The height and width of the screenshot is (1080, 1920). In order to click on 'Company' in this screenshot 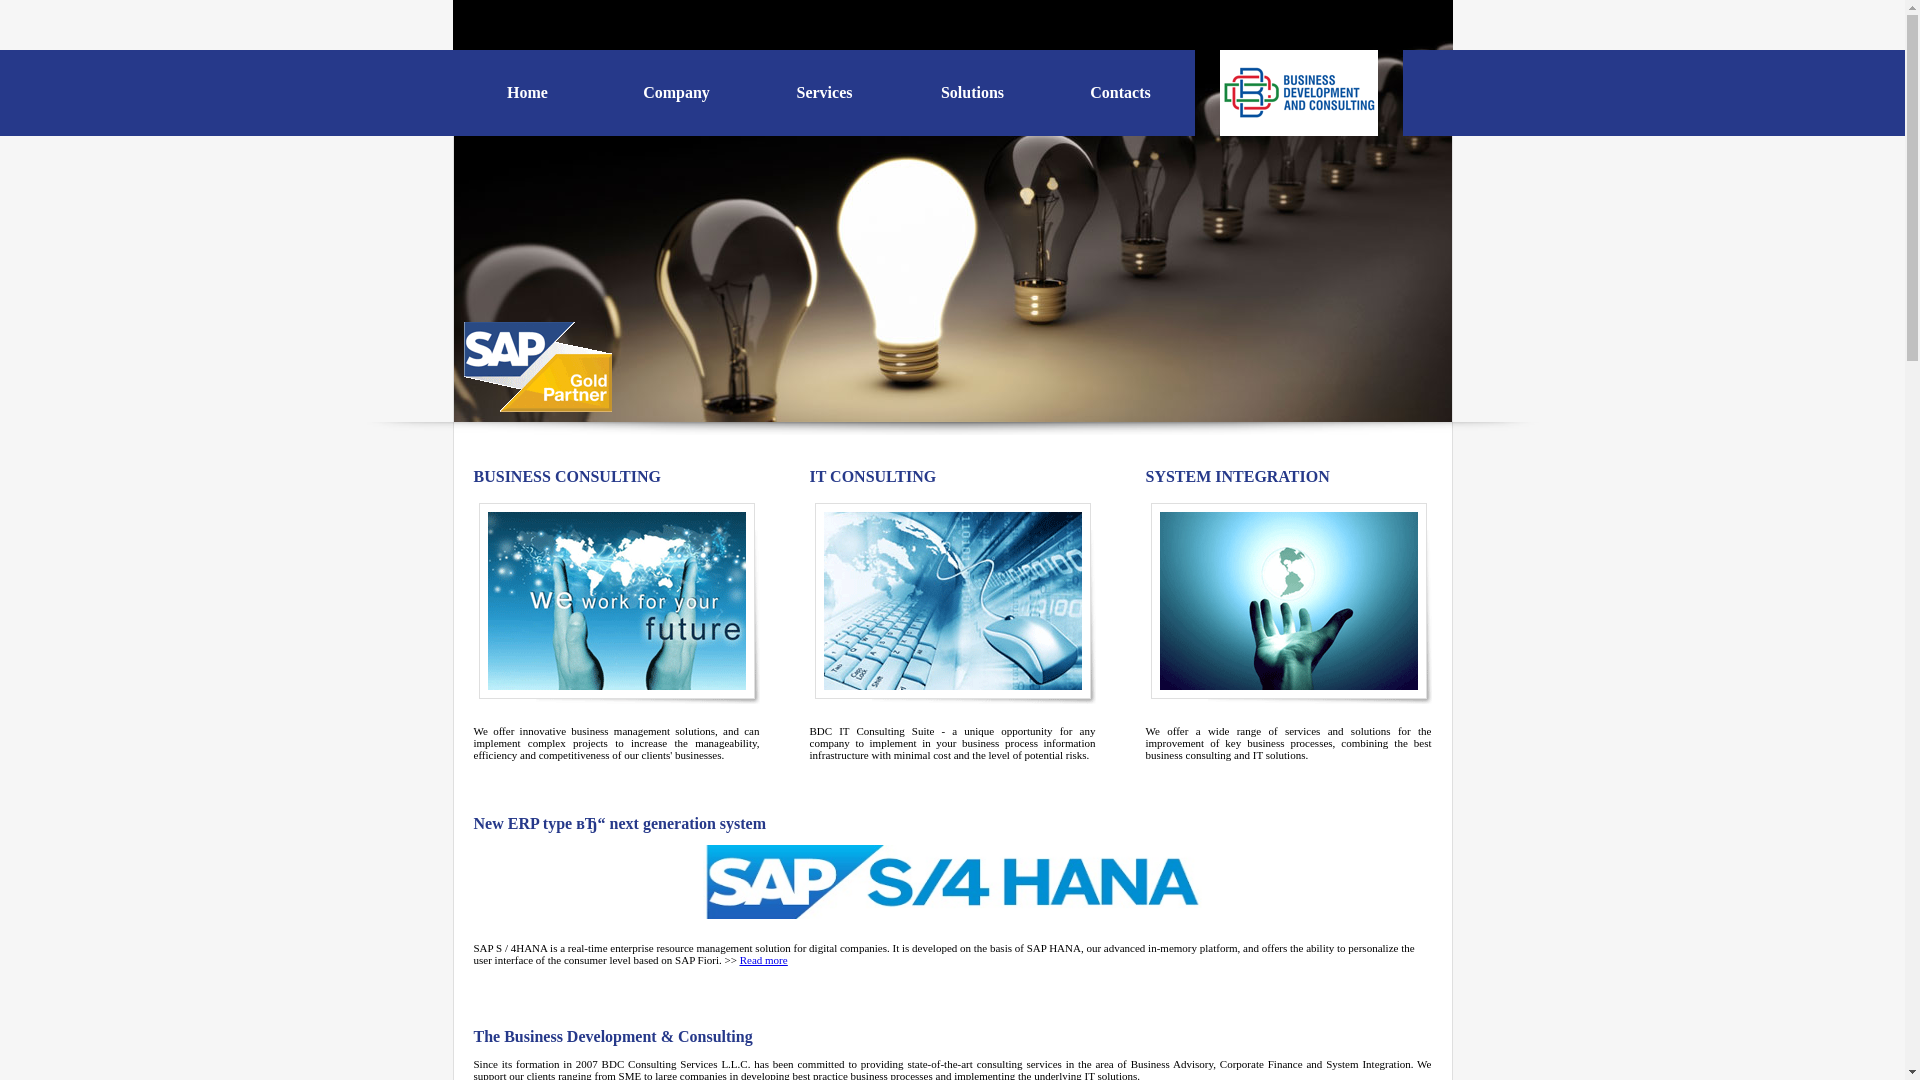, I will do `click(676, 92)`.